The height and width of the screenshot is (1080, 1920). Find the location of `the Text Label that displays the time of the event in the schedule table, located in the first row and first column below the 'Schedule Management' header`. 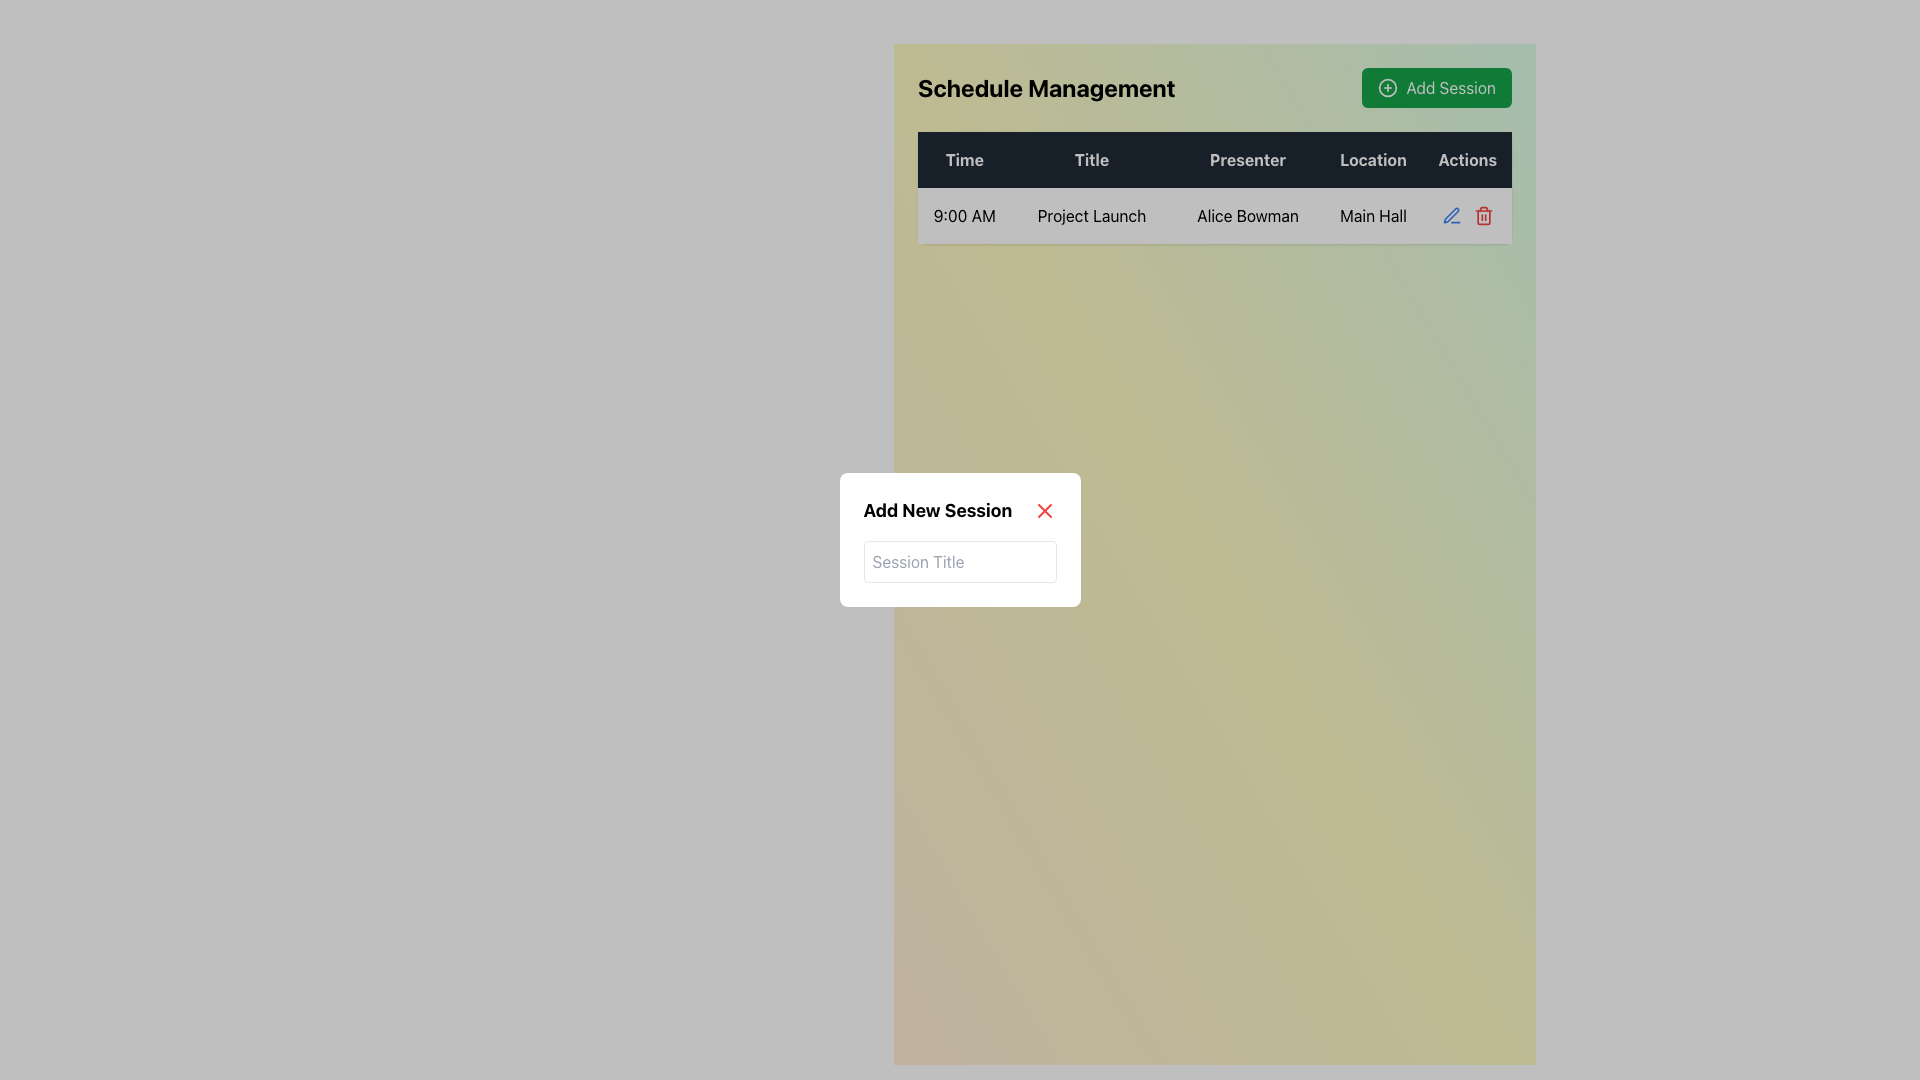

the Text Label that displays the time of the event in the schedule table, located in the first row and first column below the 'Schedule Management' header is located at coordinates (964, 216).